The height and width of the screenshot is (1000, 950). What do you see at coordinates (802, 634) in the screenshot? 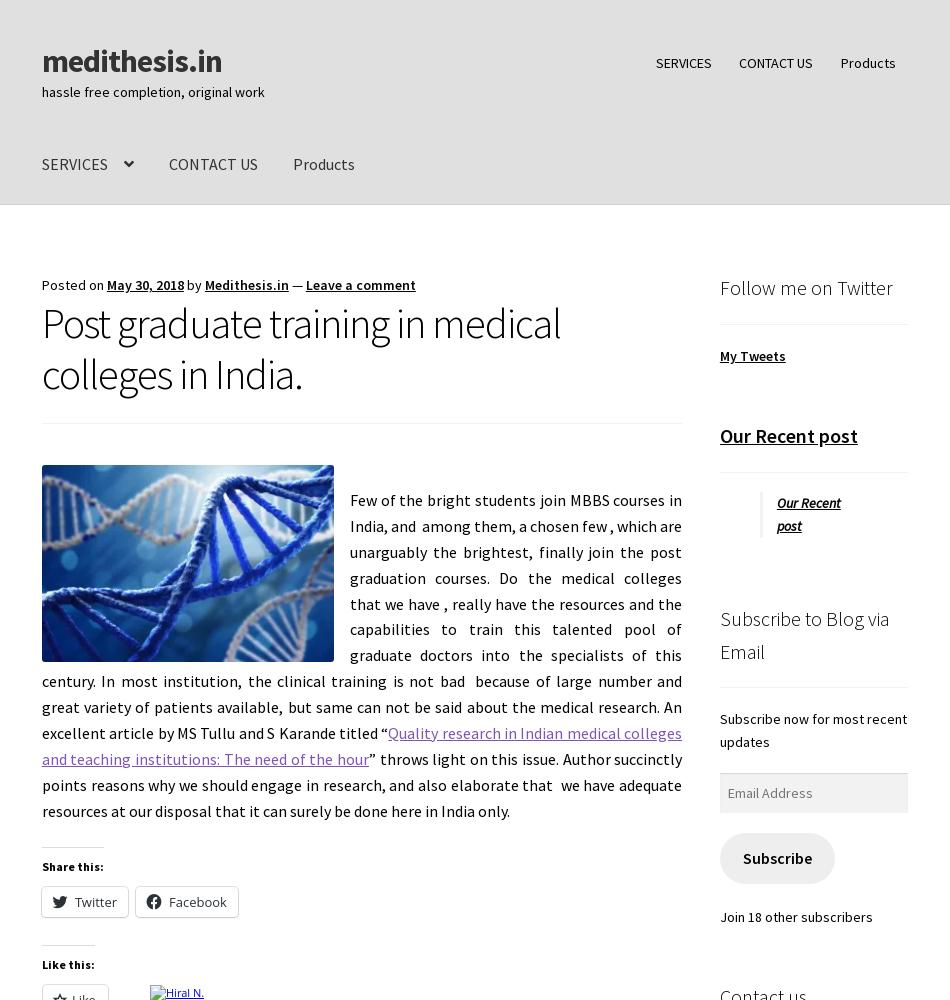
I see `'Subscribe to Blog via Email'` at bounding box center [802, 634].